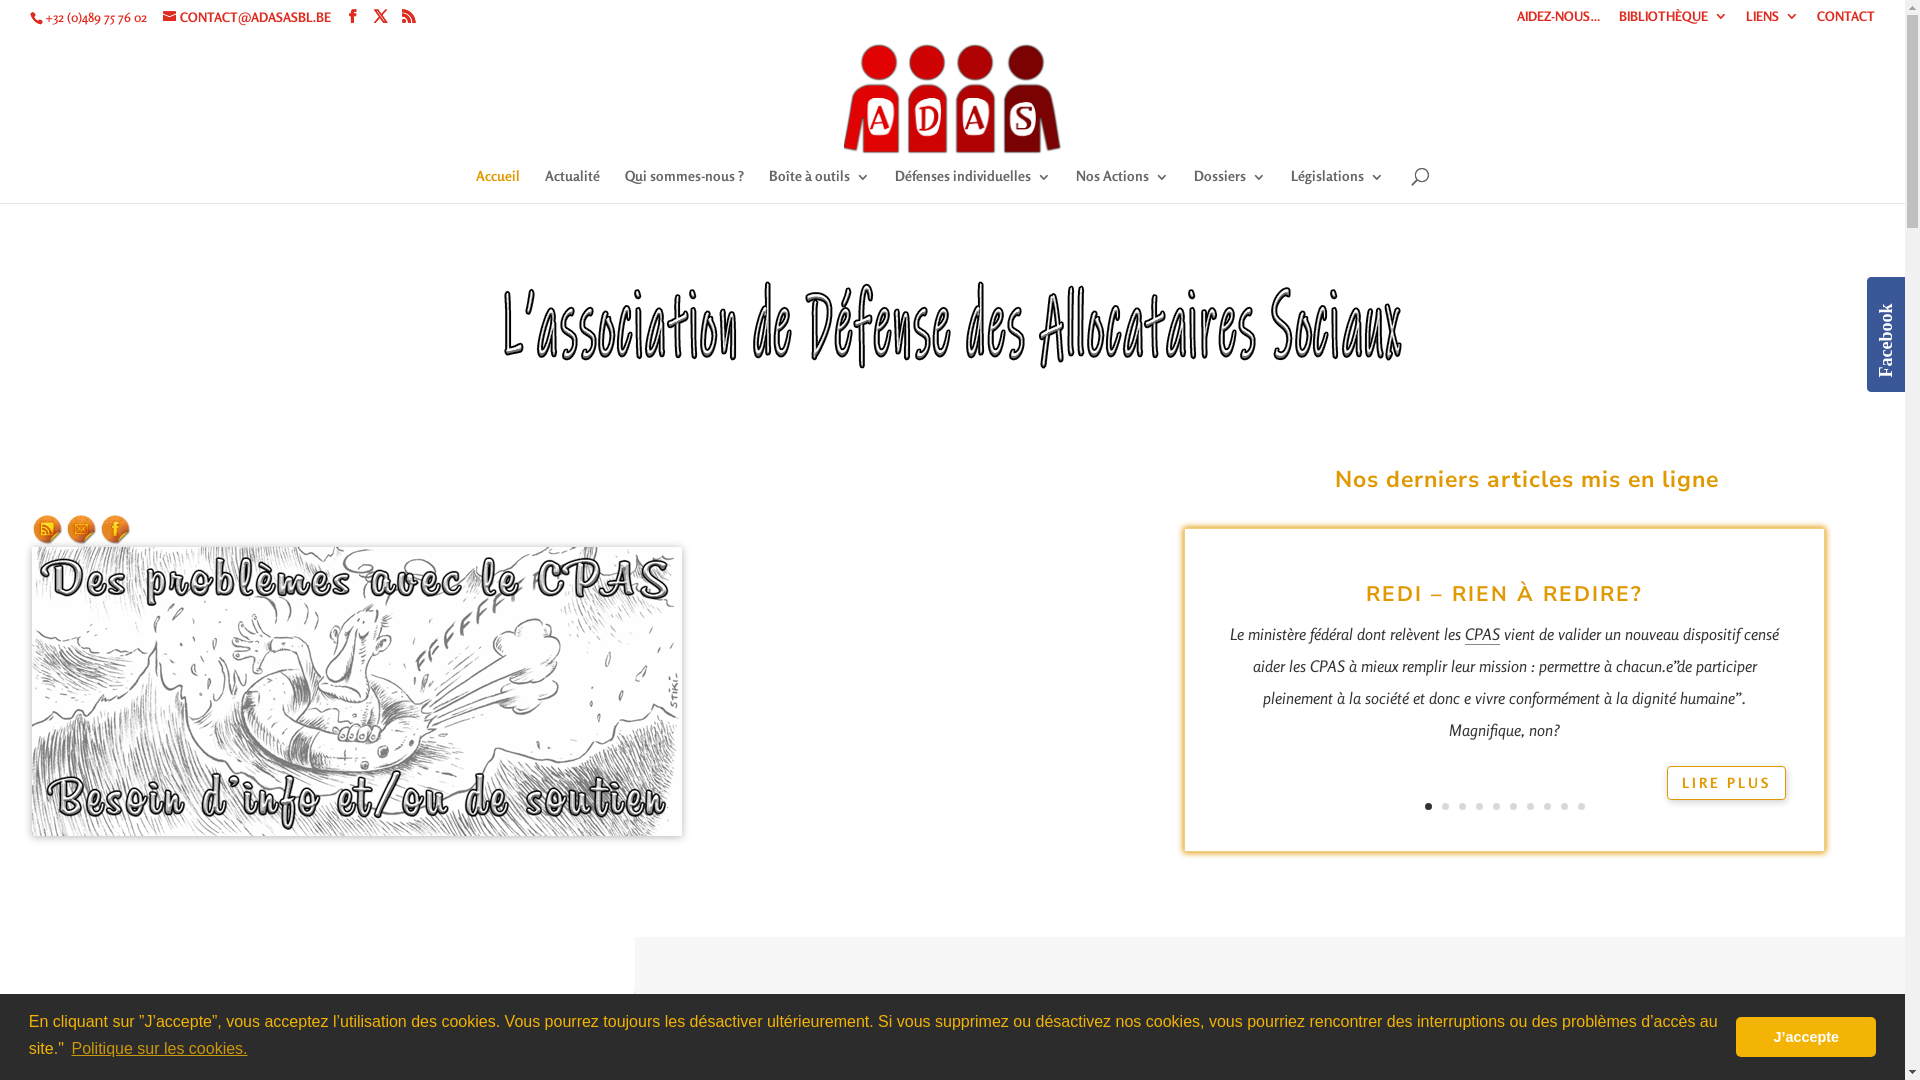 The width and height of the screenshot is (1920, 1080). I want to click on 'Dossiers', so click(1228, 185).